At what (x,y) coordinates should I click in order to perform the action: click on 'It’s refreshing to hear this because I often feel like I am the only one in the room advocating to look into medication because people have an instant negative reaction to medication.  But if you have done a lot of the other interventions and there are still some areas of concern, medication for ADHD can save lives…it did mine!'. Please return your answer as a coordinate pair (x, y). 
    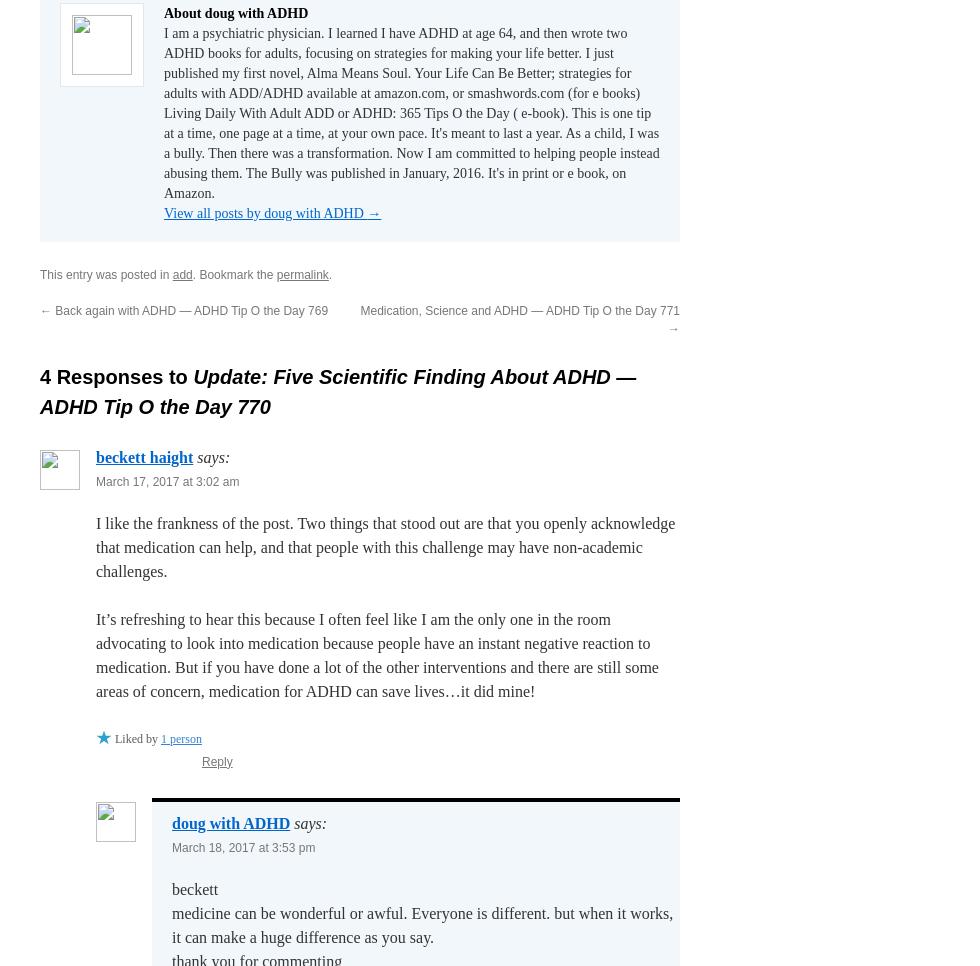
    Looking at the image, I should click on (377, 653).